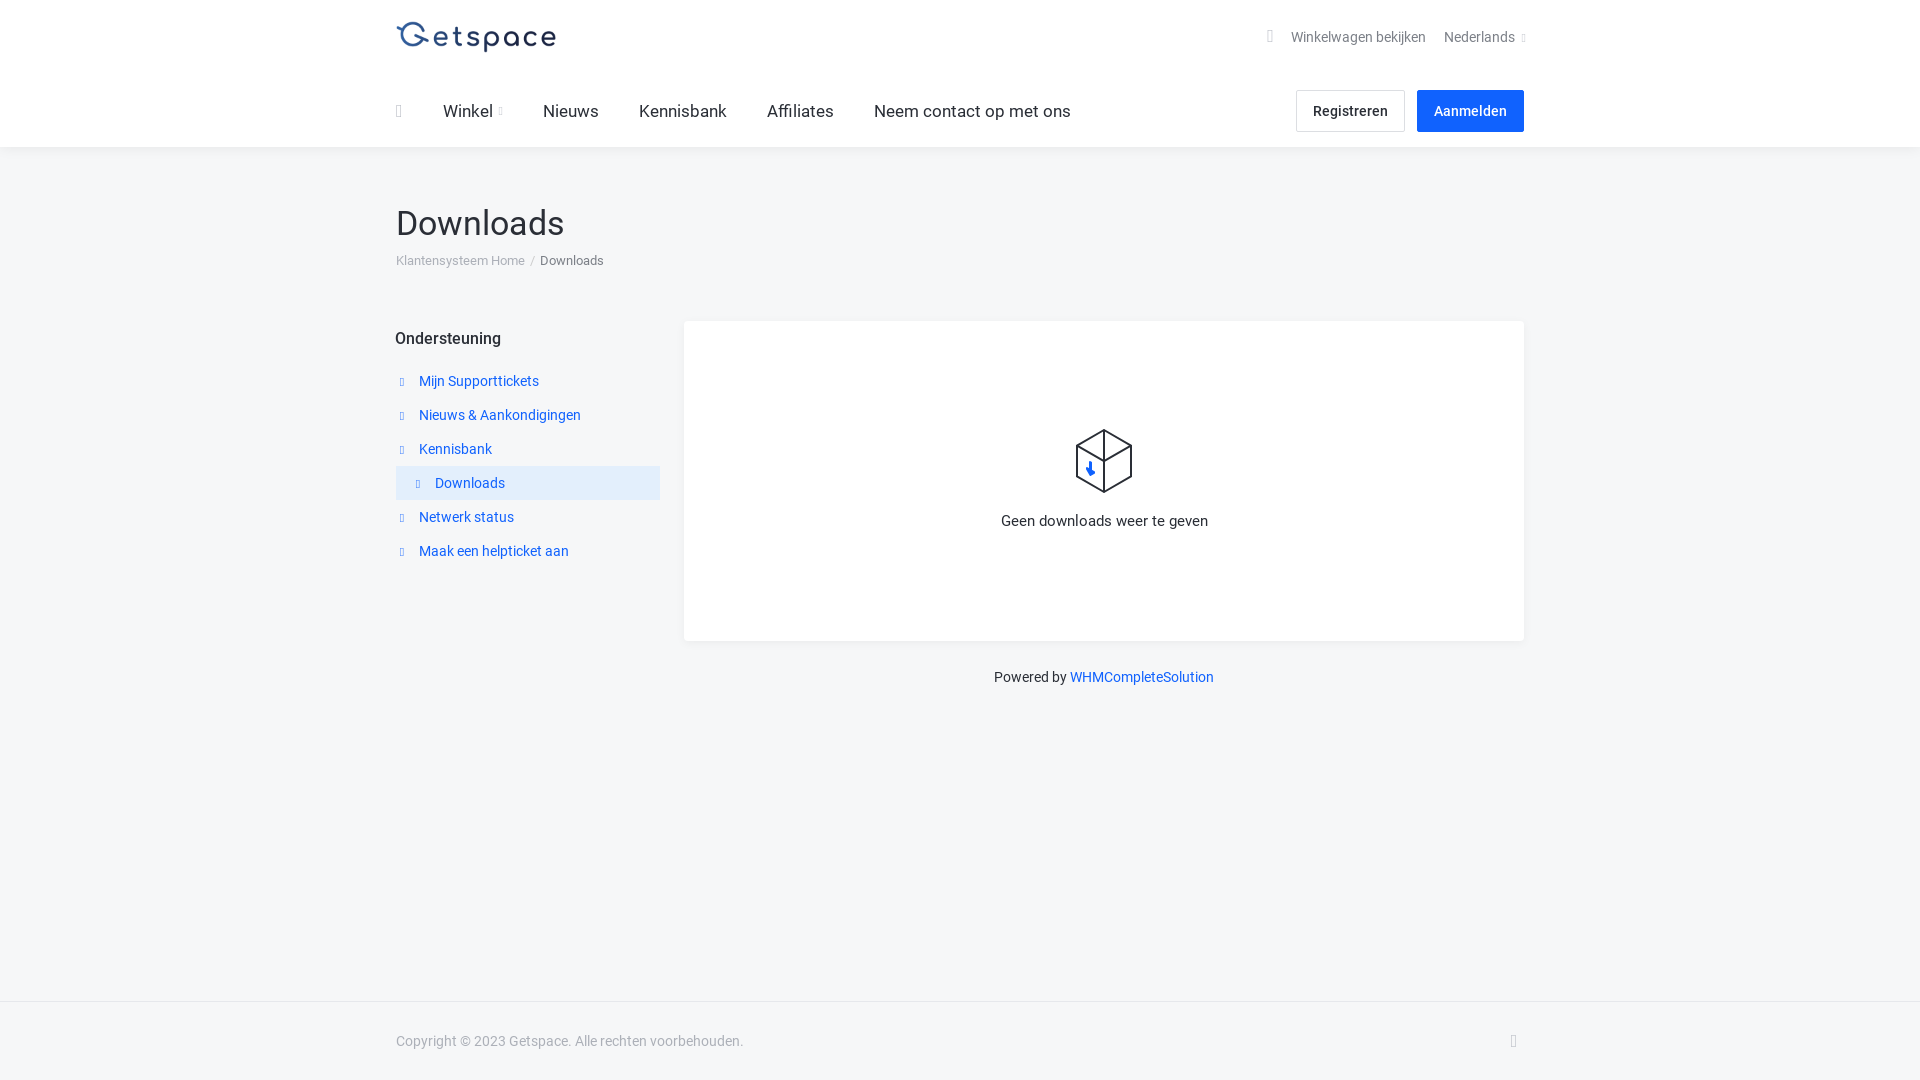 Image resolution: width=1920 pixels, height=1080 pixels. I want to click on 'Registreren', so click(1296, 111).